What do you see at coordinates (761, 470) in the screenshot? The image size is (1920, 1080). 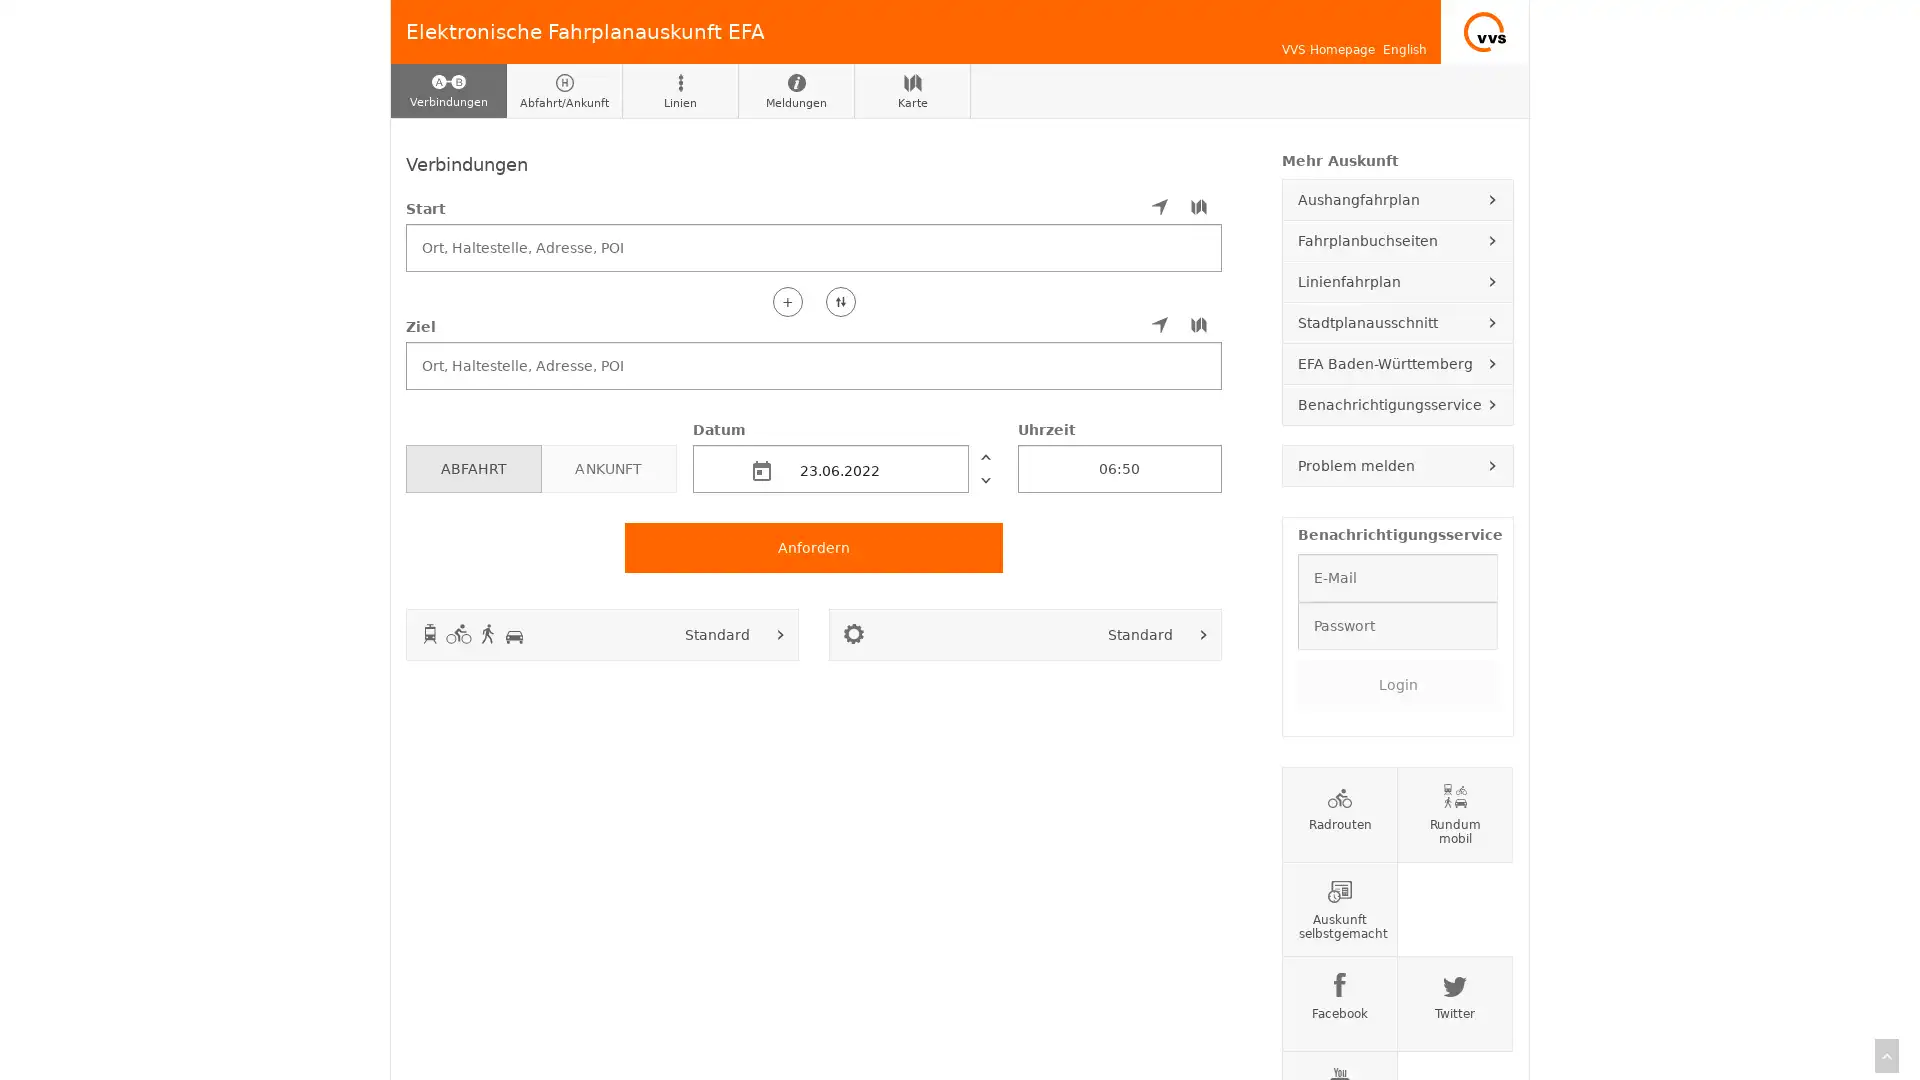 I see `md-calendar` at bounding box center [761, 470].